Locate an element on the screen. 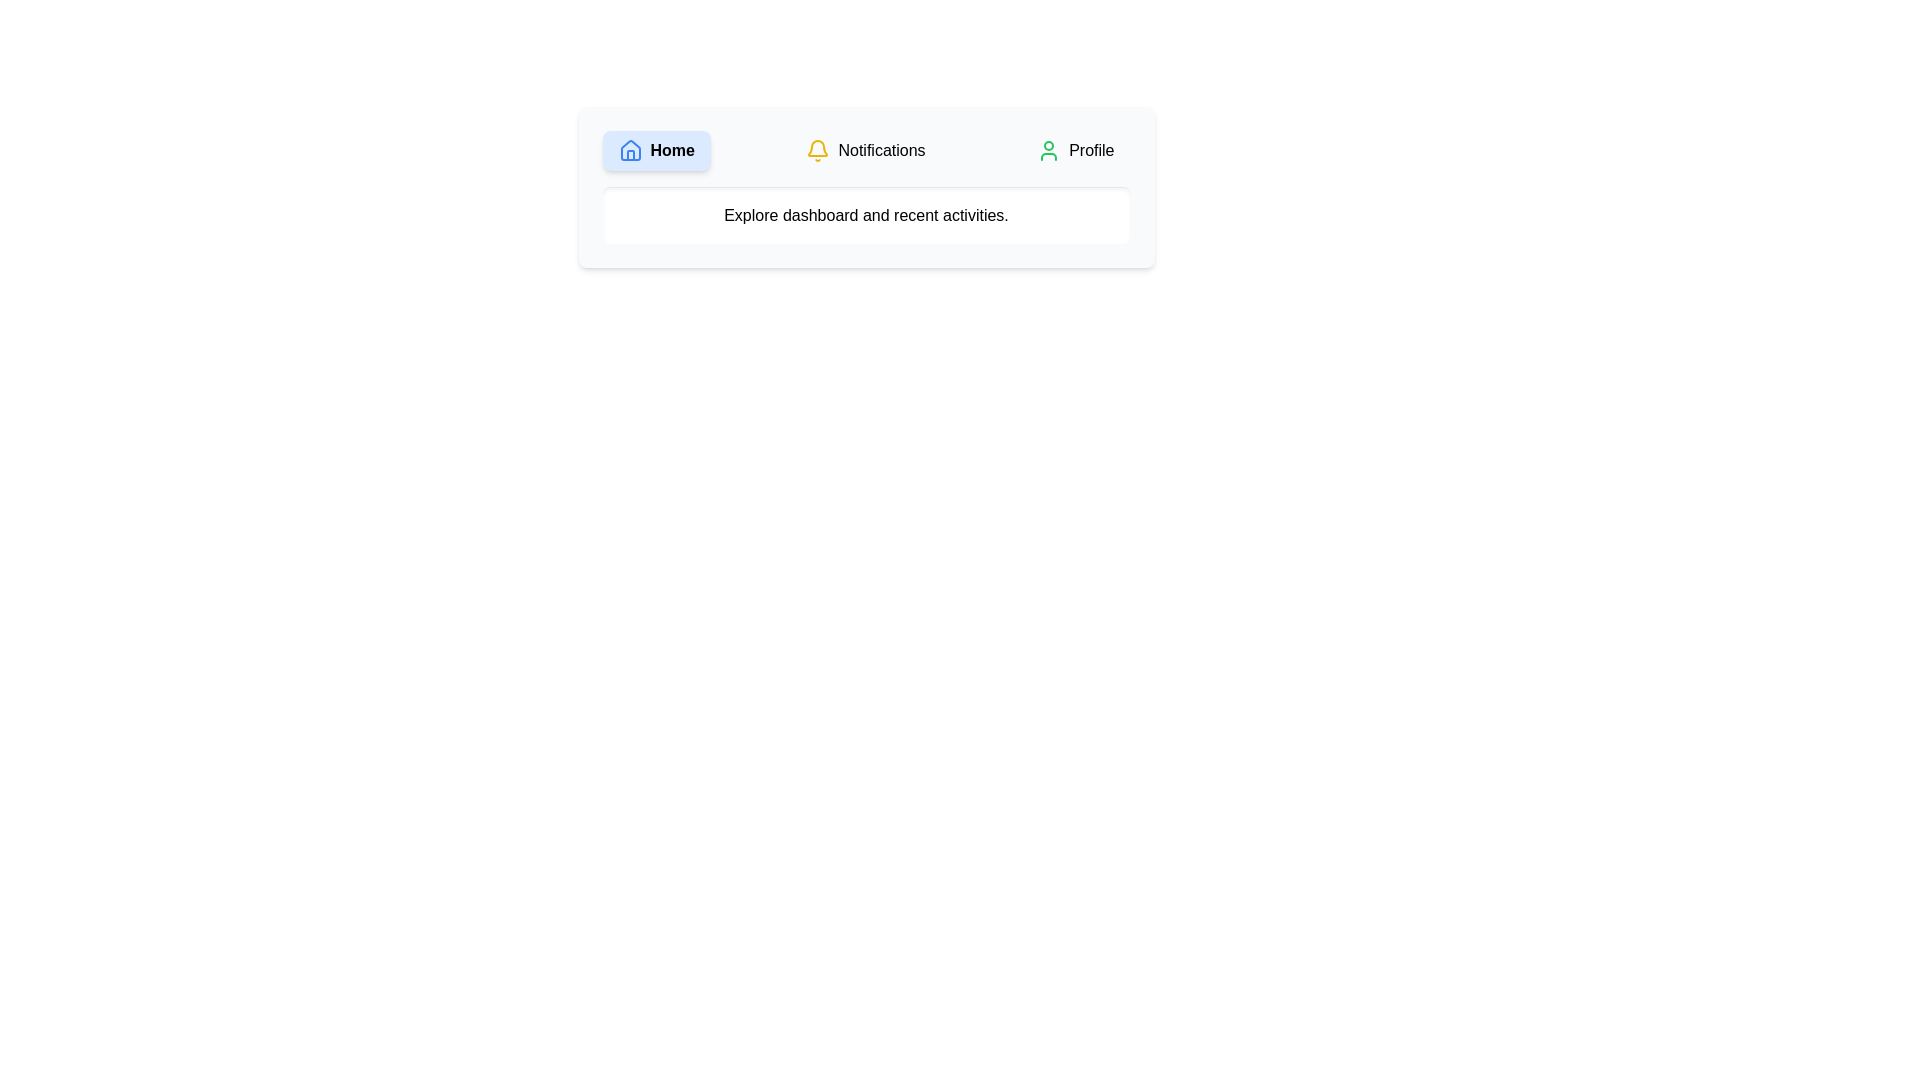  the tab labeled Notifications is located at coordinates (866, 149).